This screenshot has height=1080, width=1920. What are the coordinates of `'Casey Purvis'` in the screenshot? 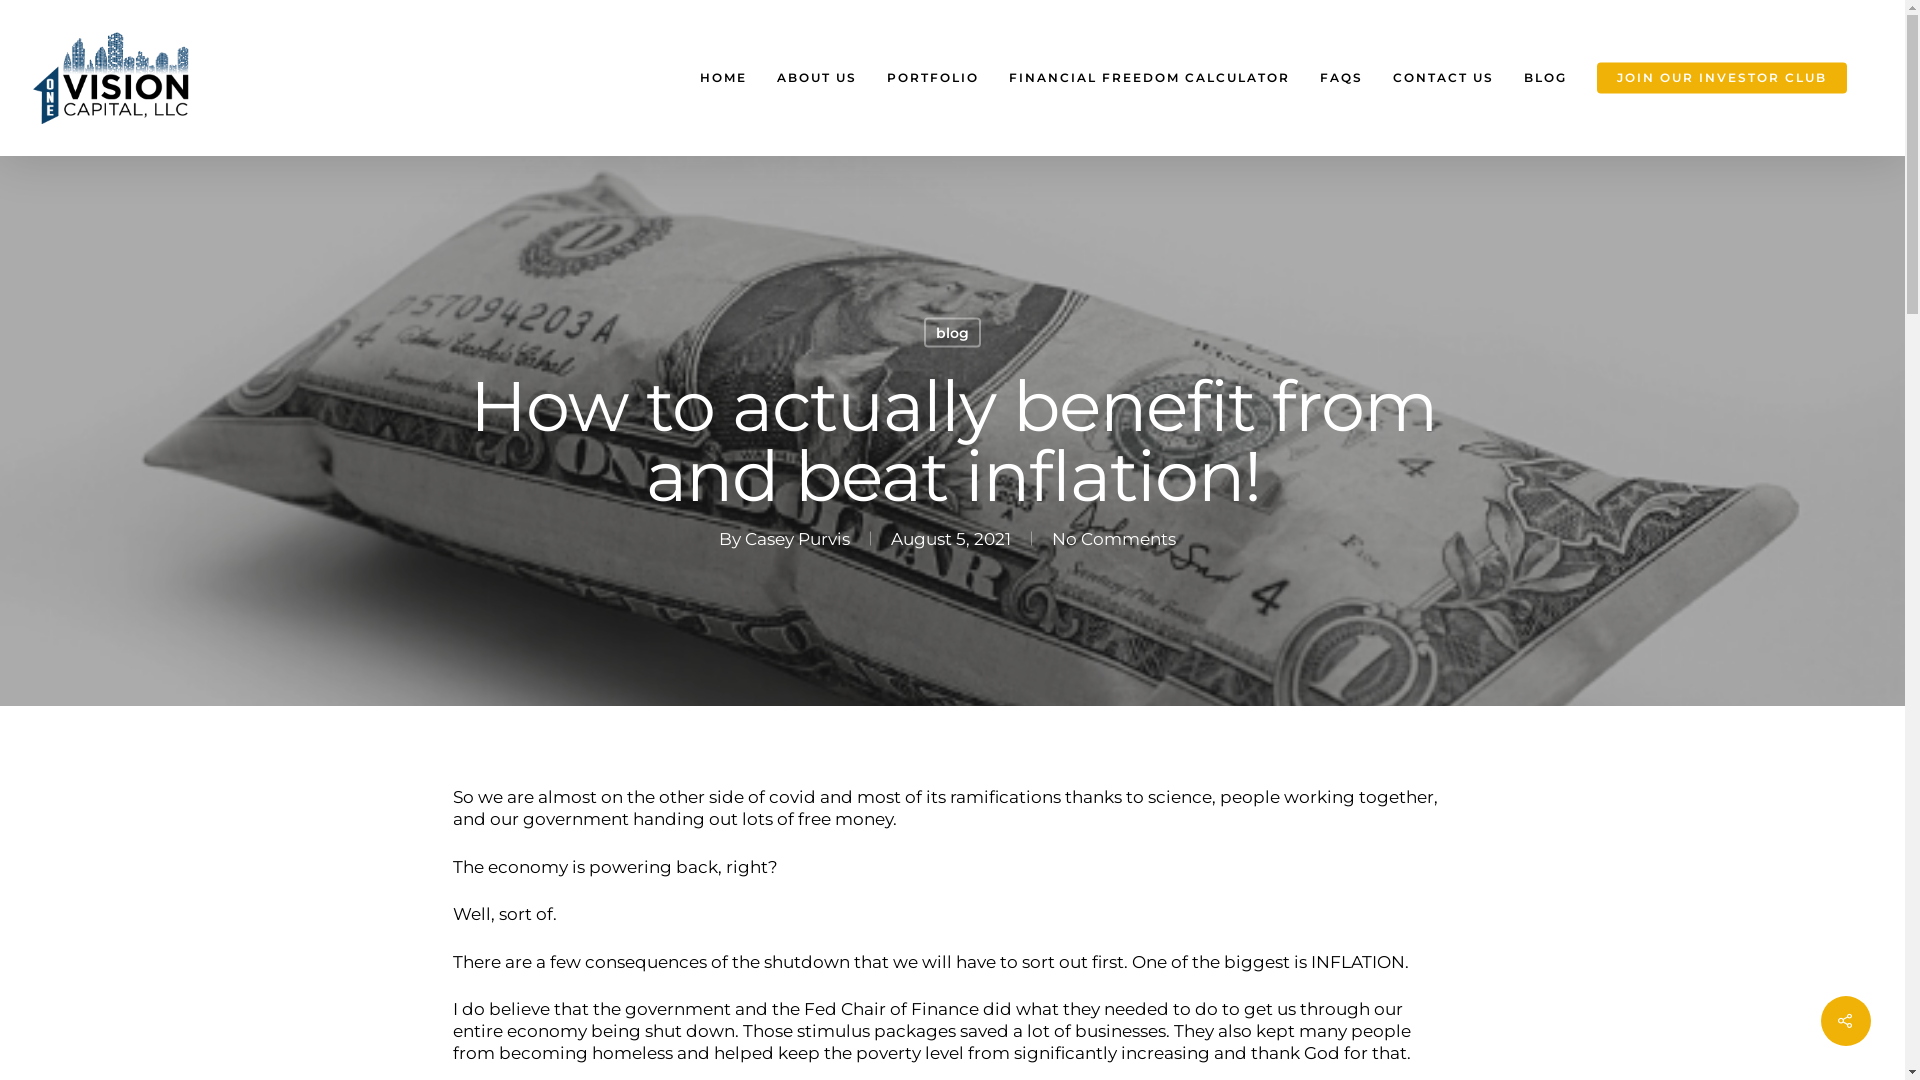 It's located at (796, 536).